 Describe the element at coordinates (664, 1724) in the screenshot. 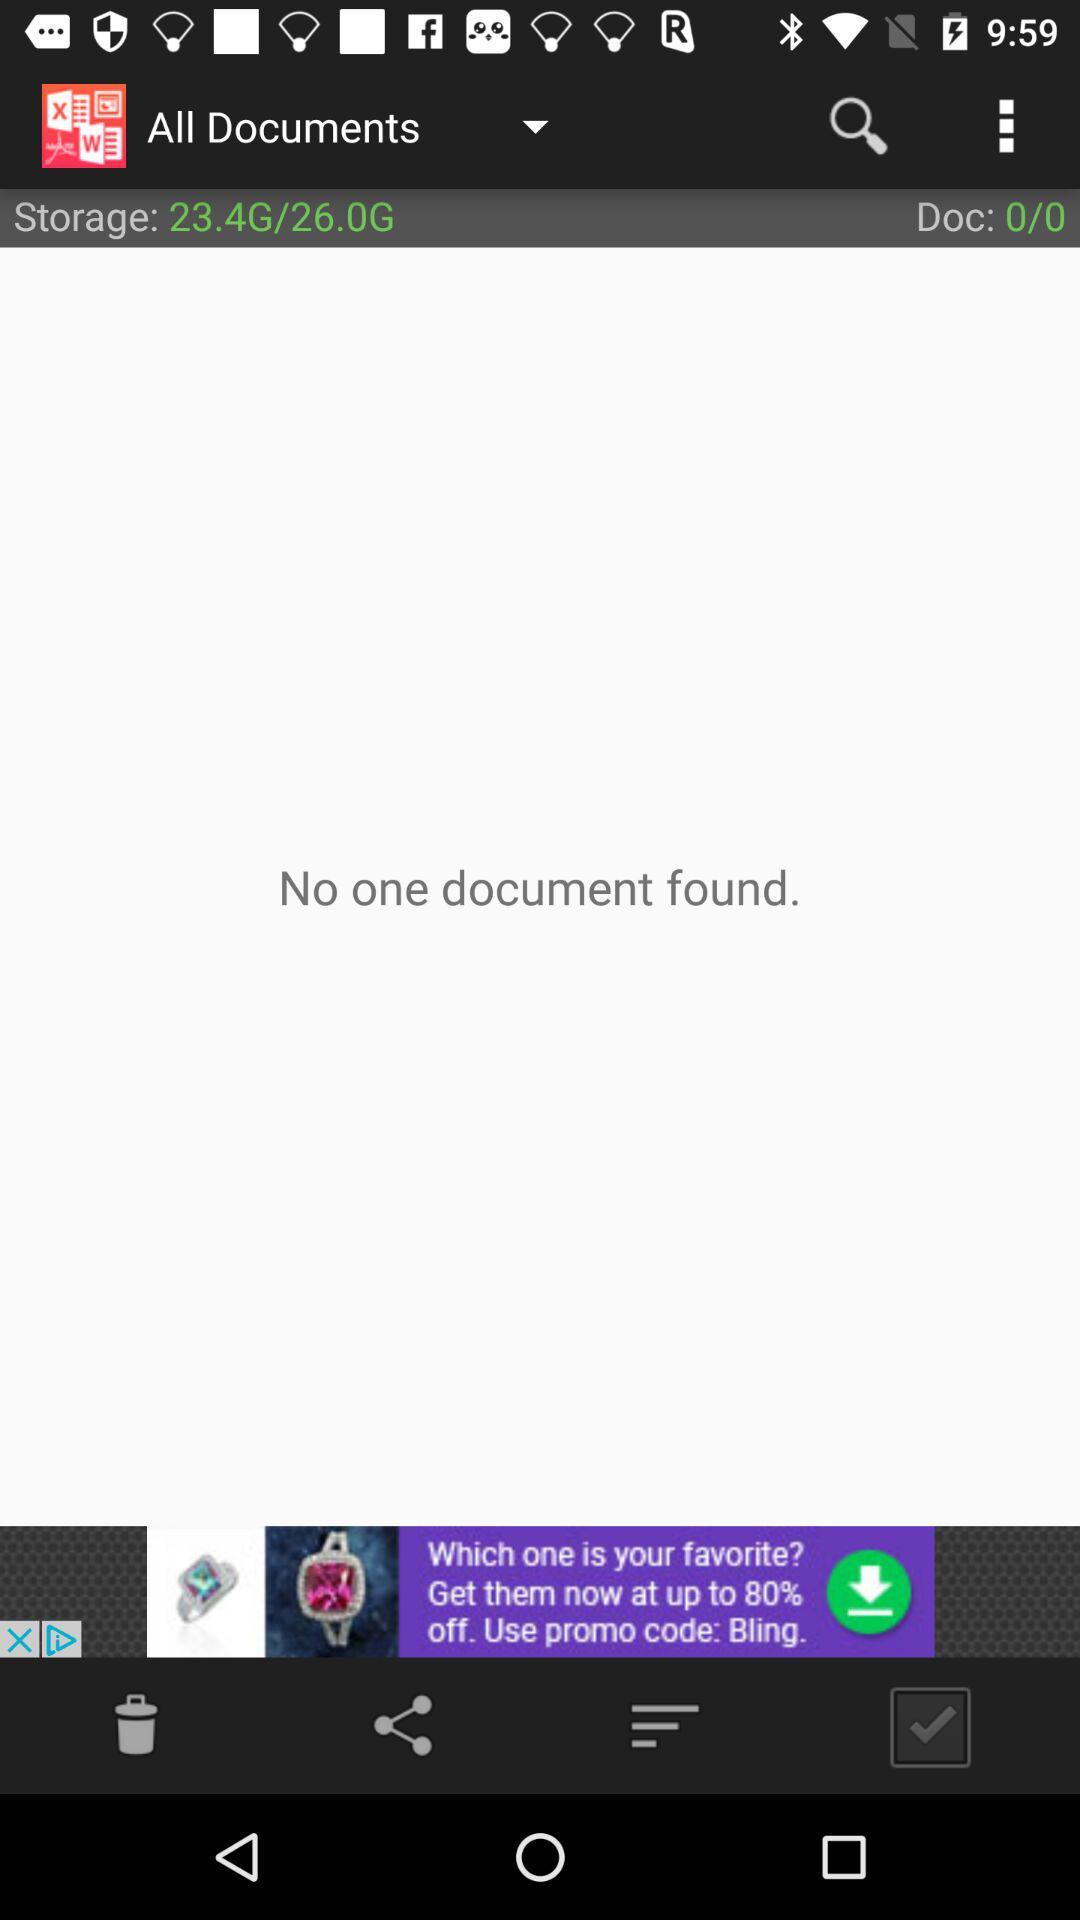

I see `the filter_list icon` at that location.